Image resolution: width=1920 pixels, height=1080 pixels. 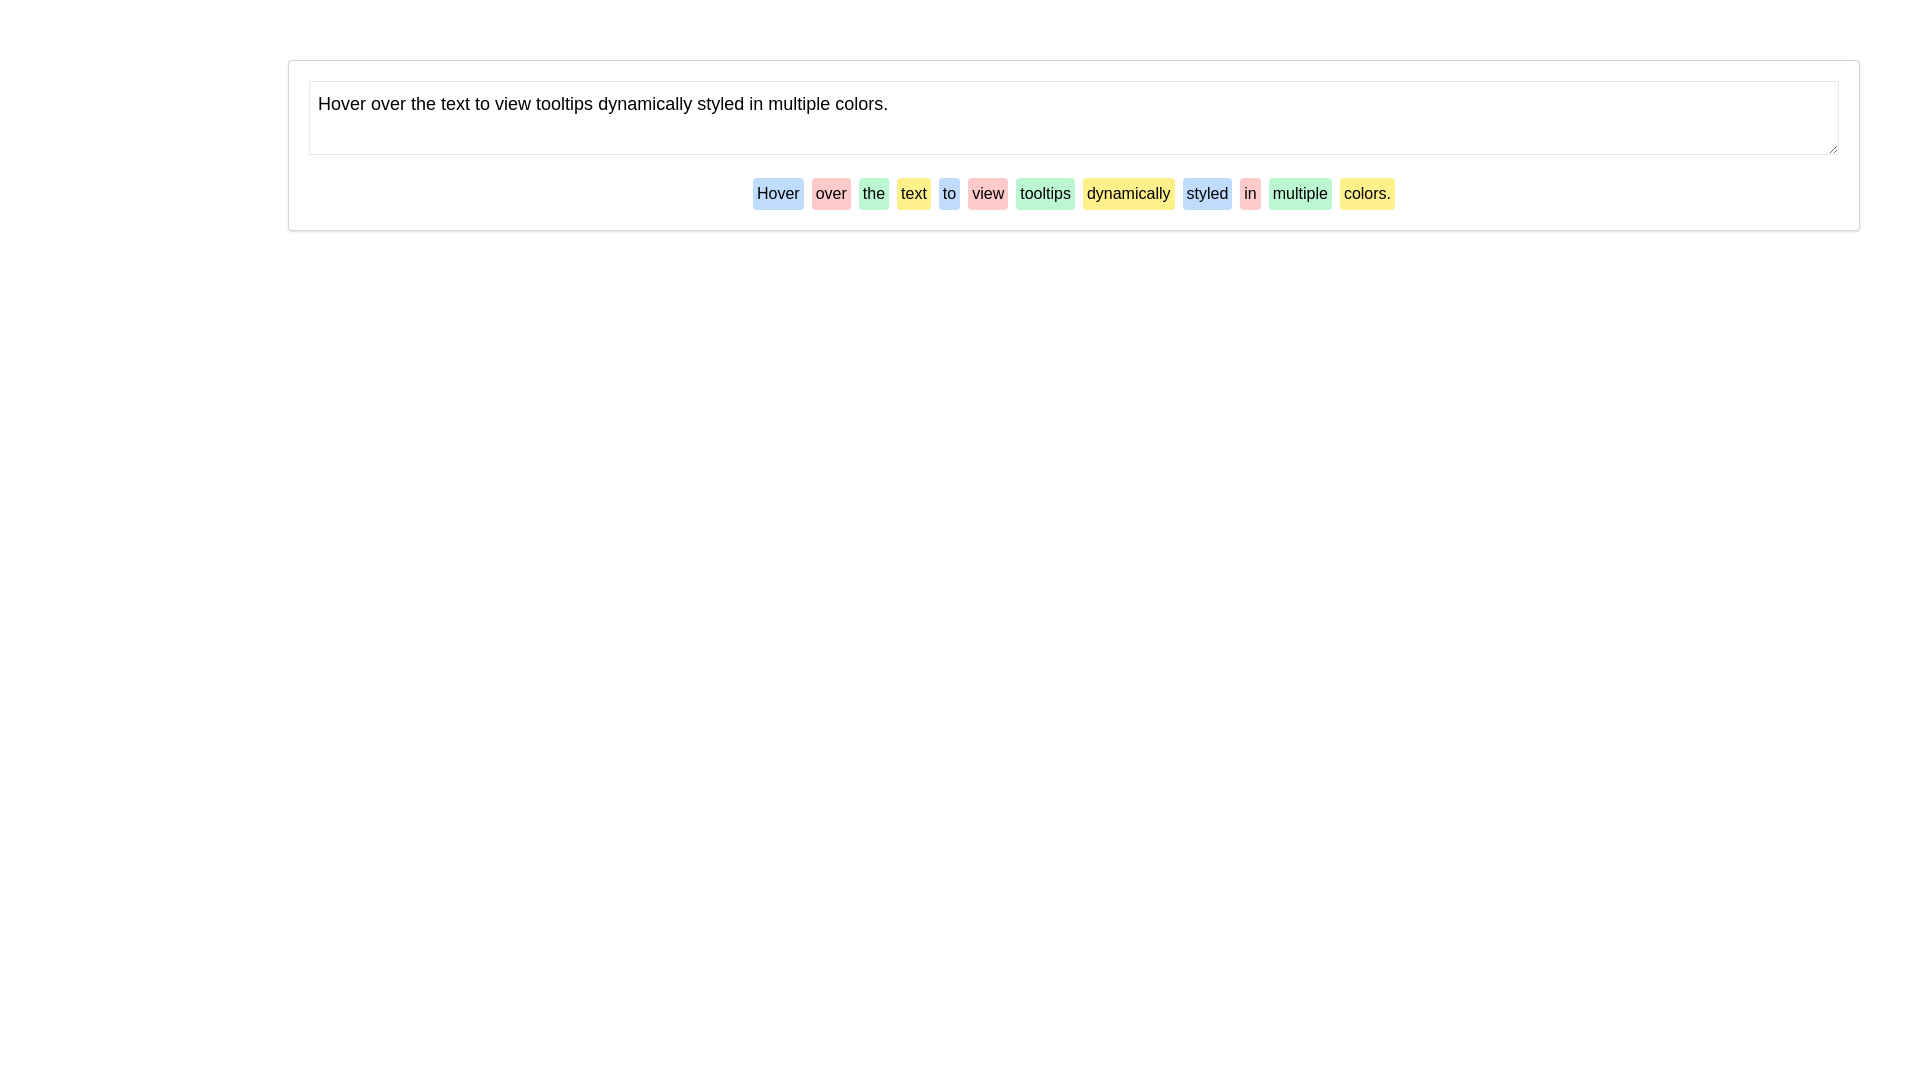 What do you see at coordinates (1300, 193) in the screenshot?
I see `the green button labeled 'multiple'` at bounding box center [1300, 193].